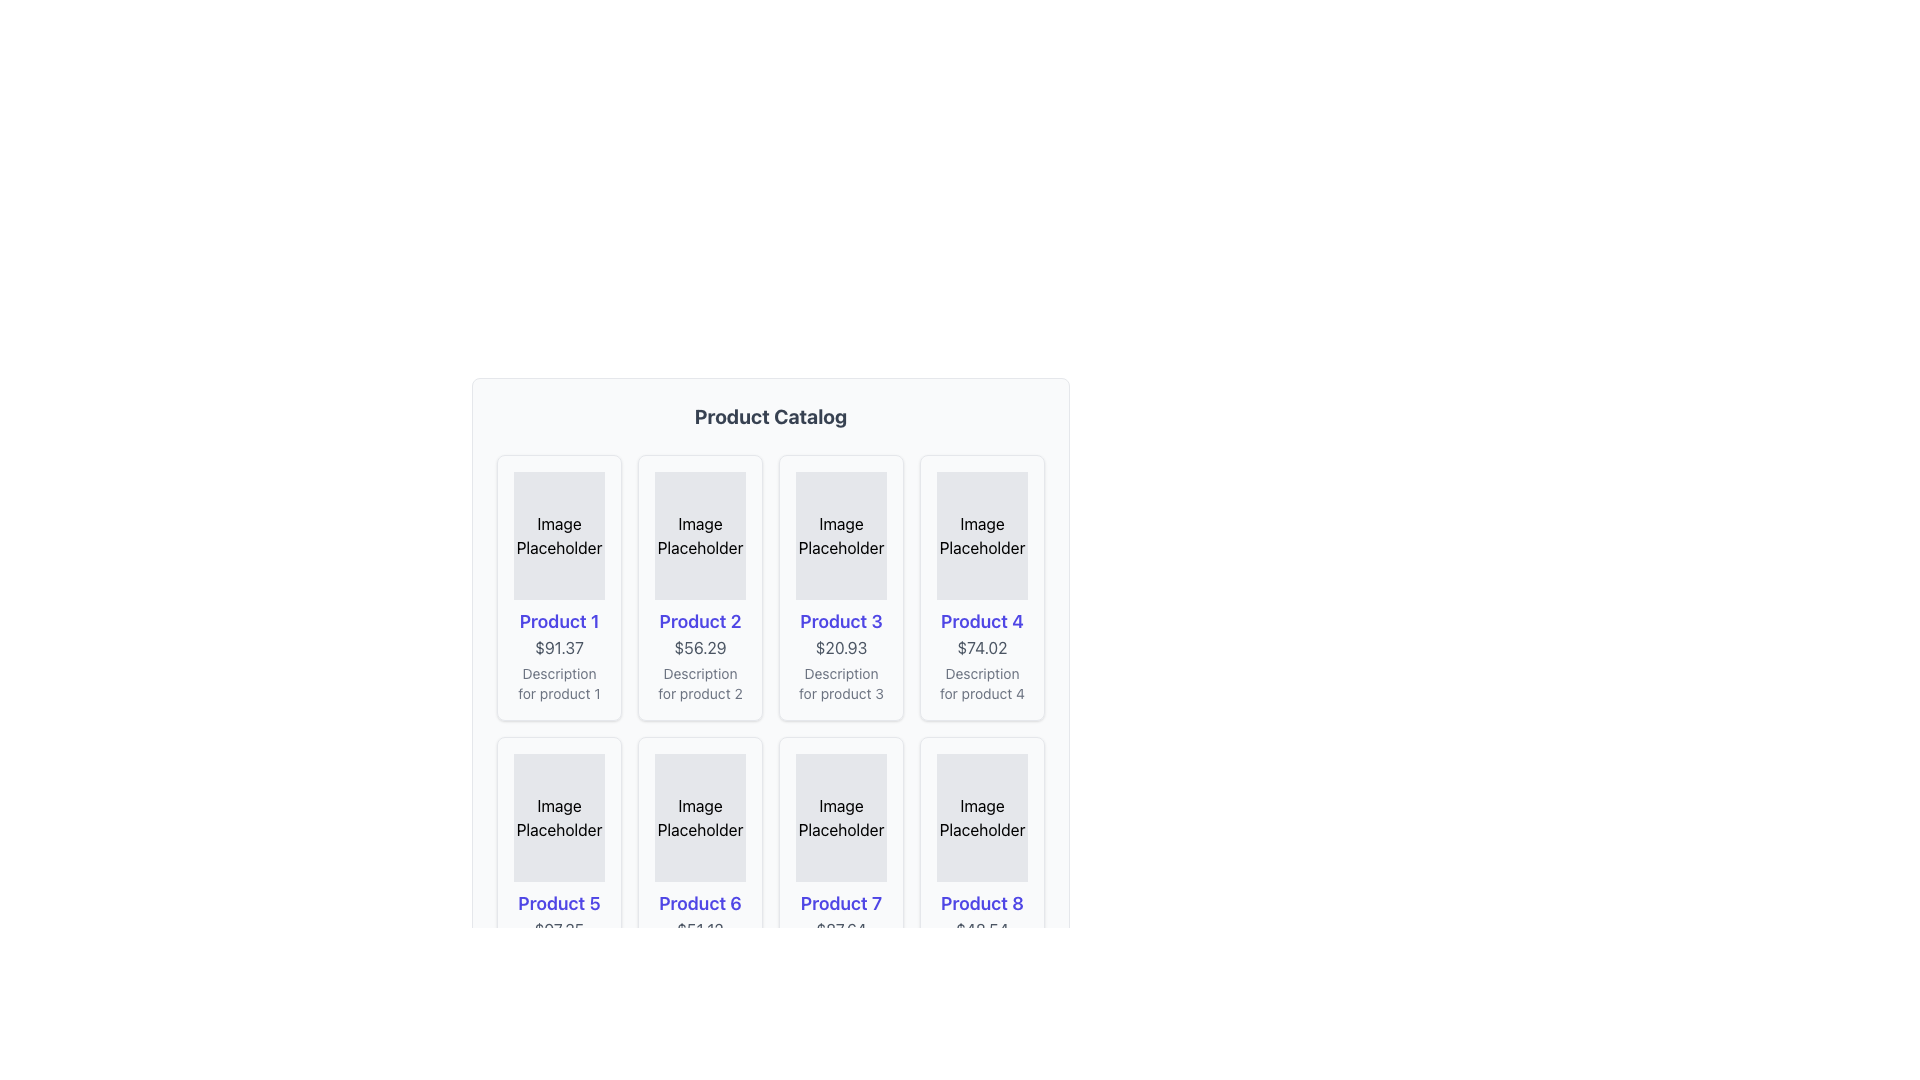 The image size is (1920, 1080). What do you see at coordinates (841, 535) in the screenshot?
I see `the static informational area for 'Product 3' in the product grid, which serves as a placeholder for a product image` at bounding box center [841, 535].